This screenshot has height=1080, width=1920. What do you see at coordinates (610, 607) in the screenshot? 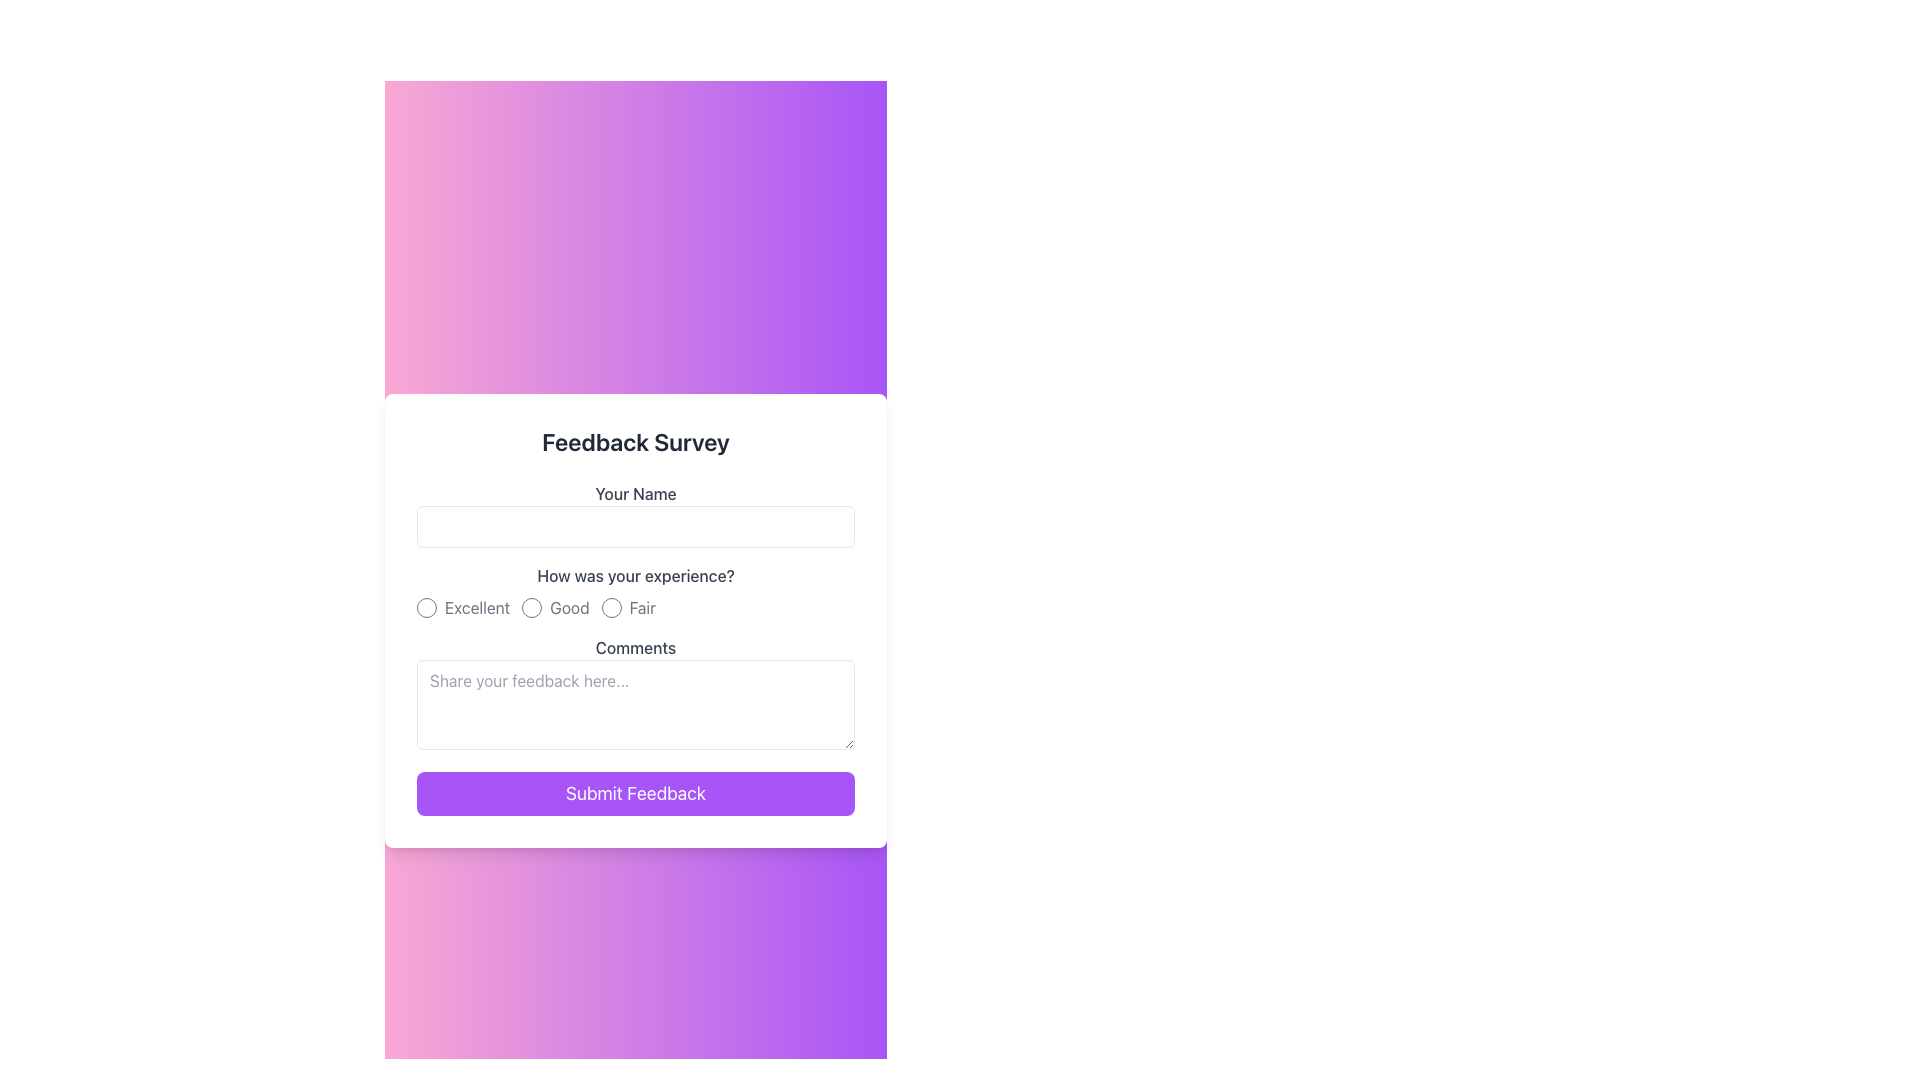
I see `the purple radio button labeled 'Fair'` at bounding box center [610, 607].